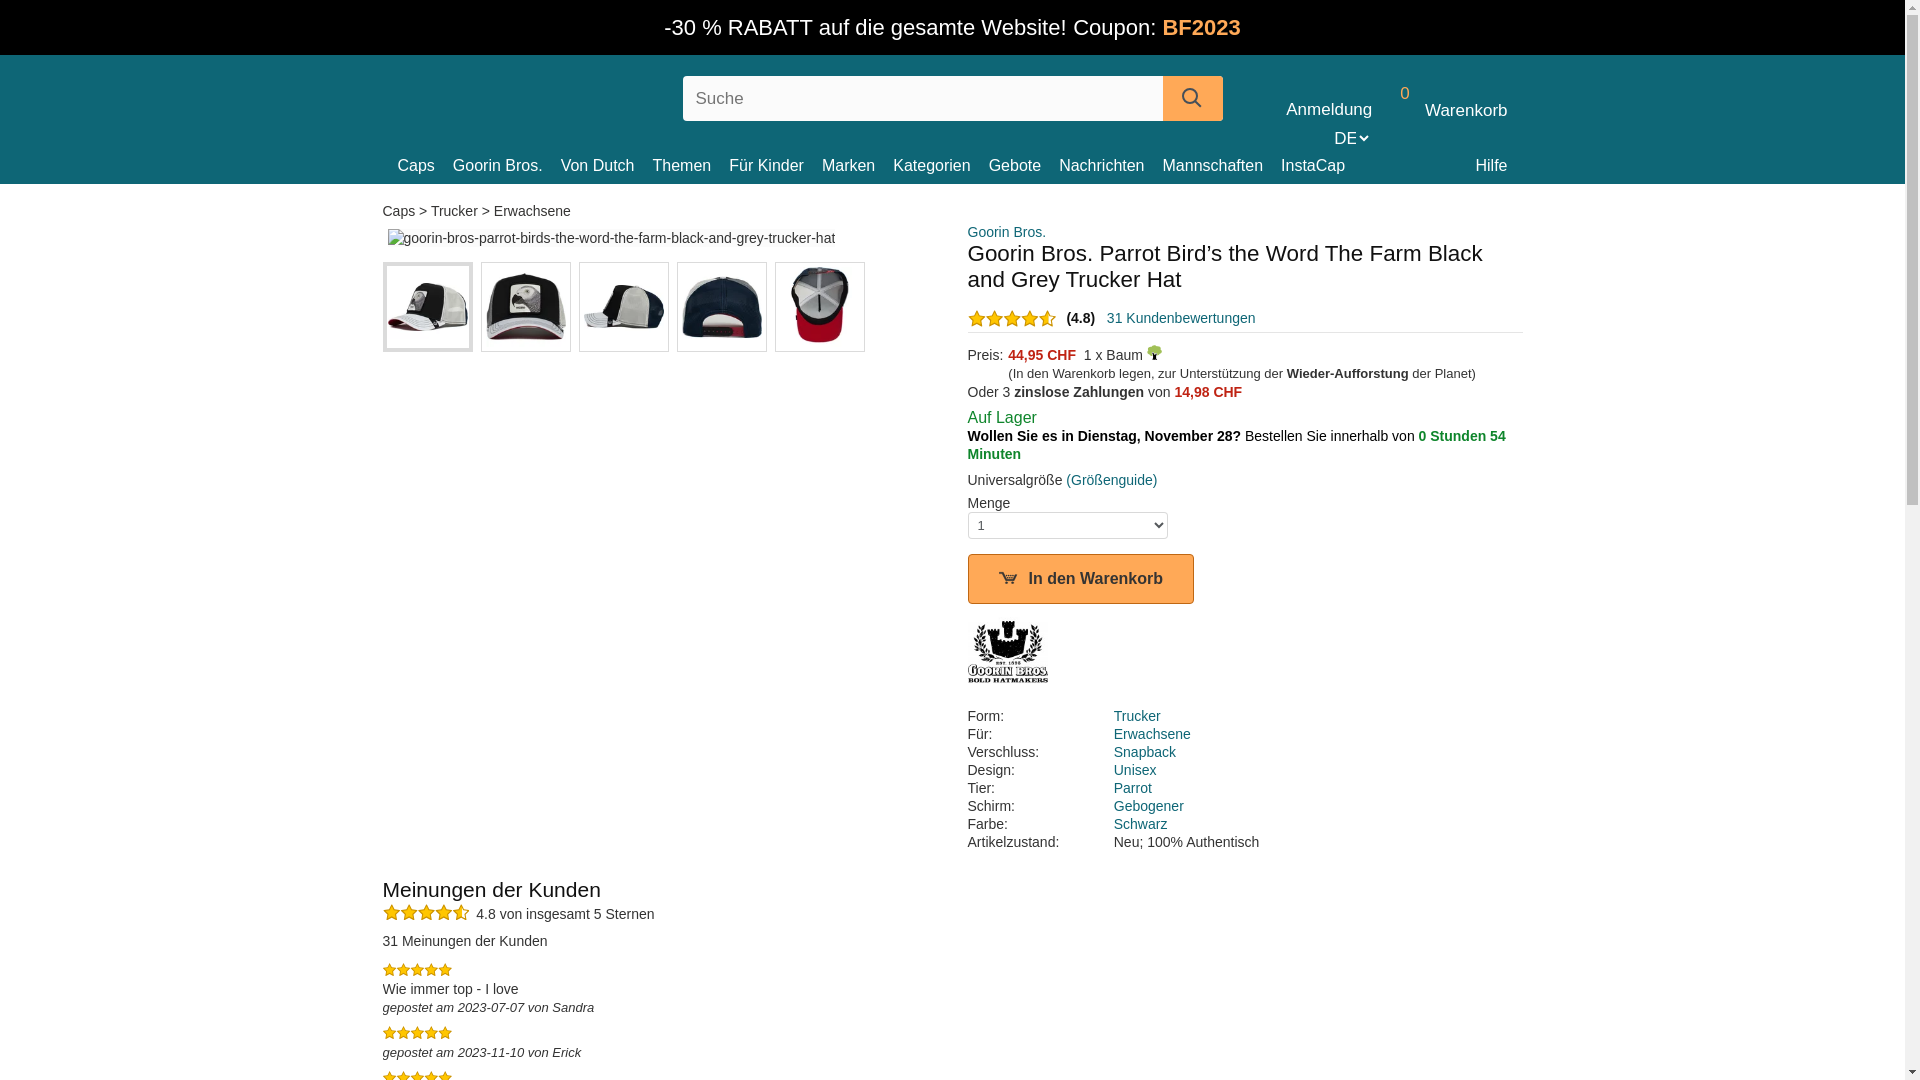  I want to click on 'Schwarz', so click(1141, 824).